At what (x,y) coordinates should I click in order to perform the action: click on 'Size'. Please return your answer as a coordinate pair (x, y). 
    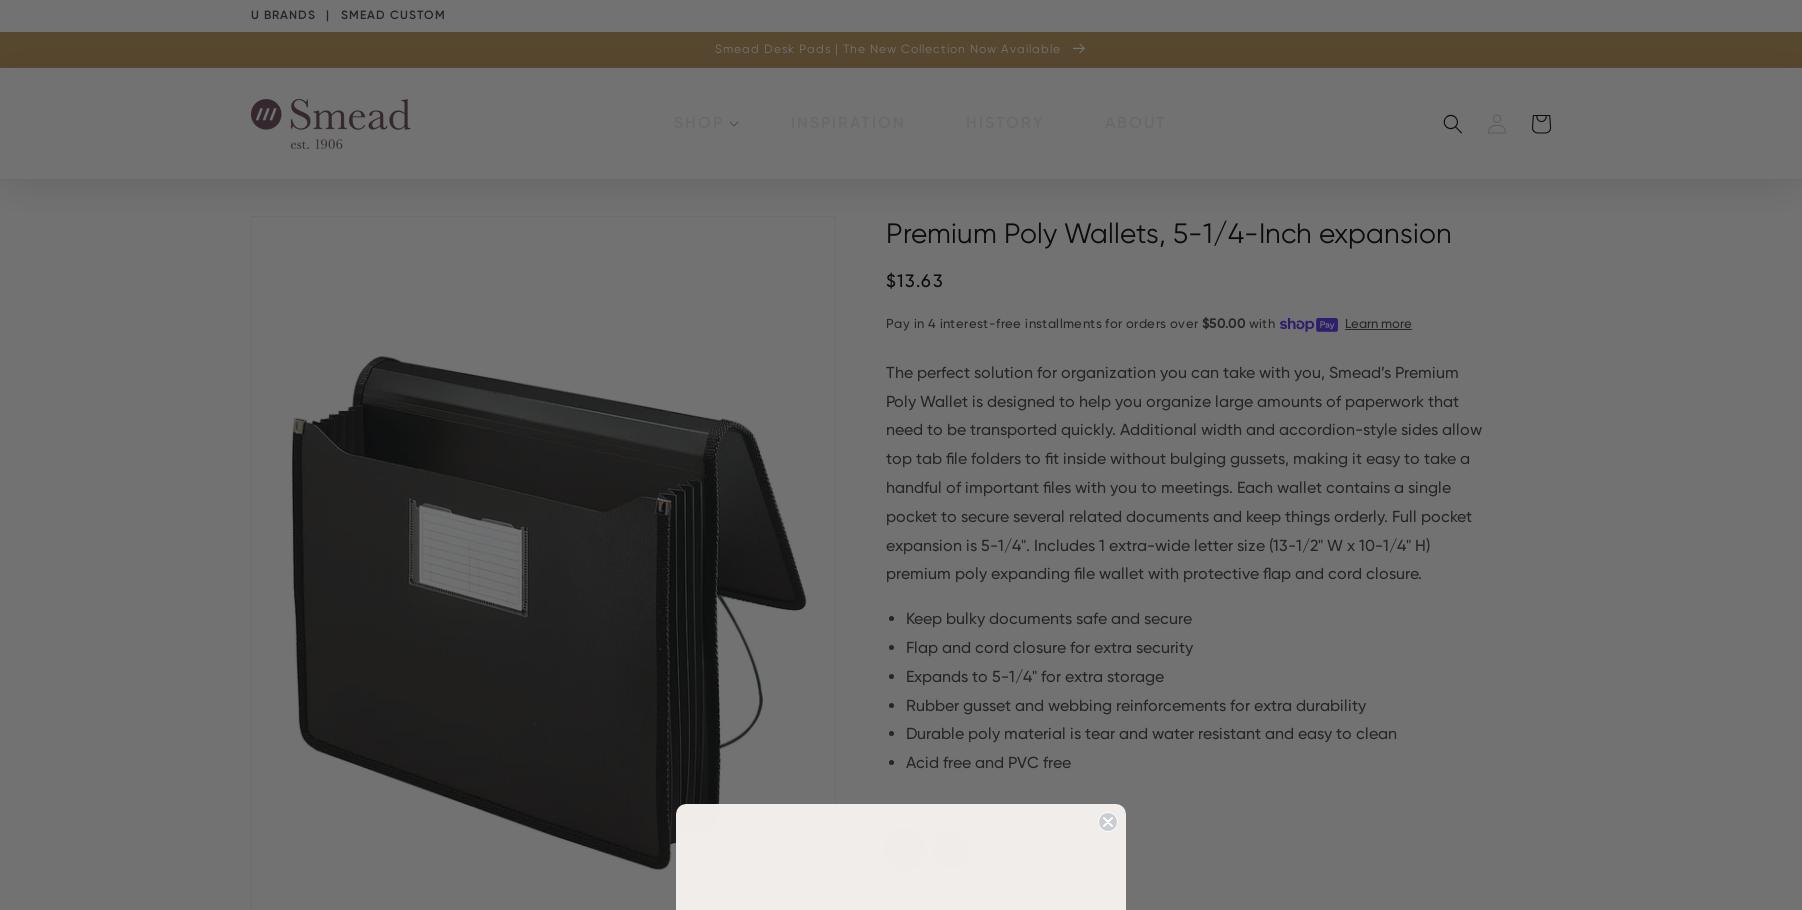
    Looking at the image, I should click on (886, 890).